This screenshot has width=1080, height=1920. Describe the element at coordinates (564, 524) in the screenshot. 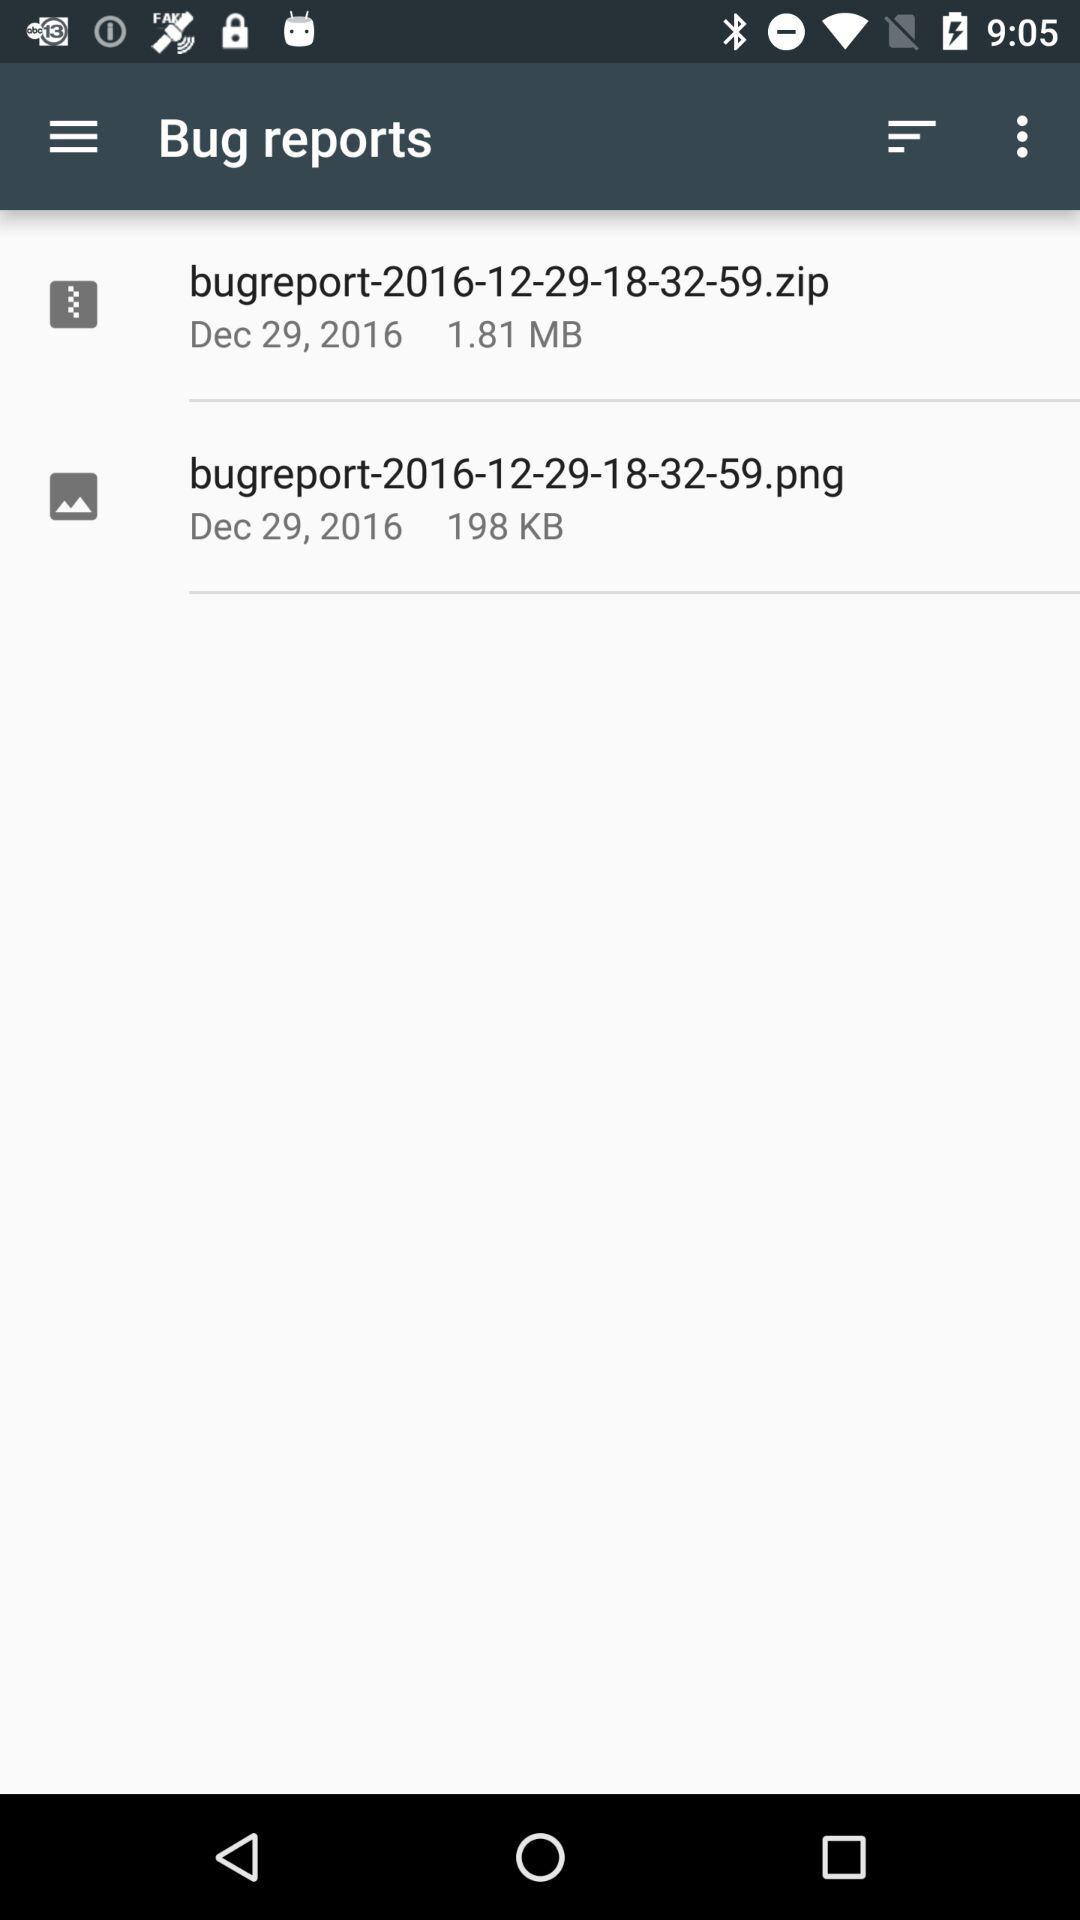

I see `icon below the bugreport 2016 12 icon` at that location.